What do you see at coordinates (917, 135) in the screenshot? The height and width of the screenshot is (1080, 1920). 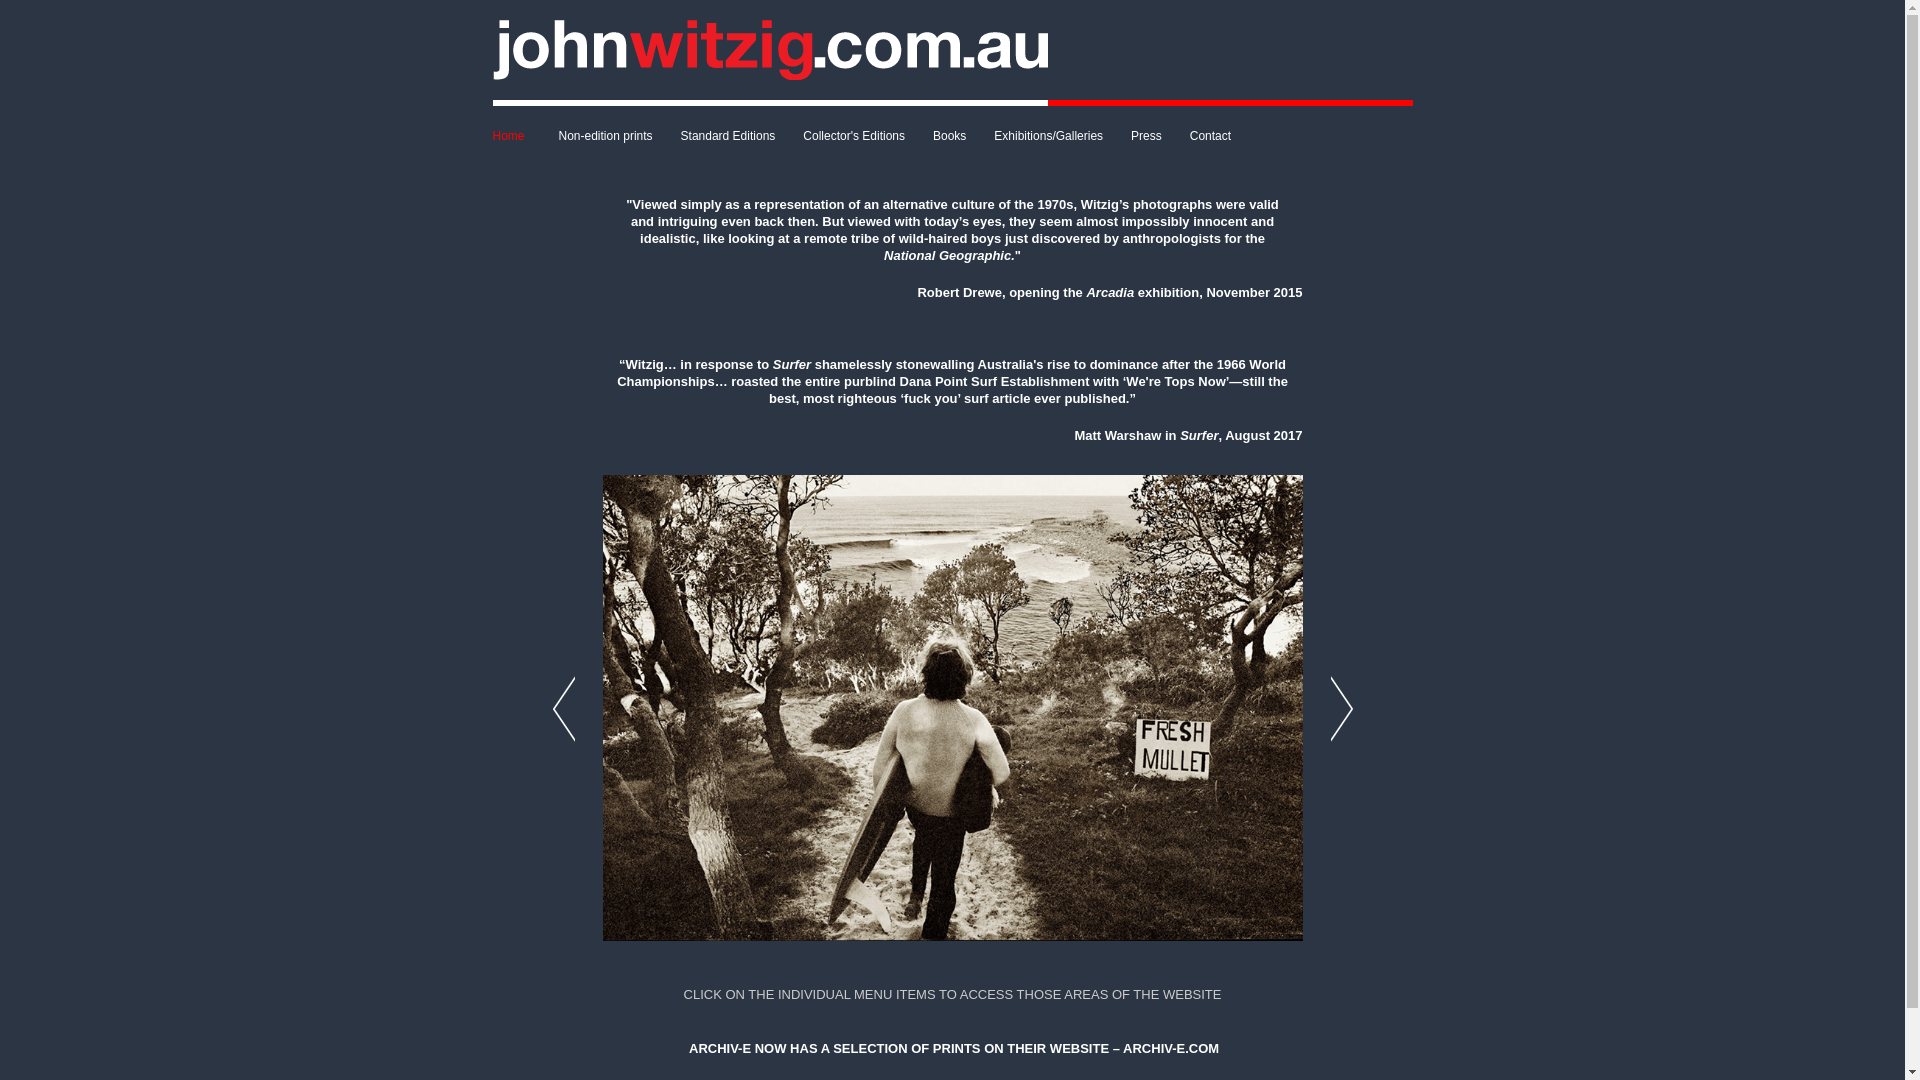 I see `'Books'` at bounding box center [917, 135].